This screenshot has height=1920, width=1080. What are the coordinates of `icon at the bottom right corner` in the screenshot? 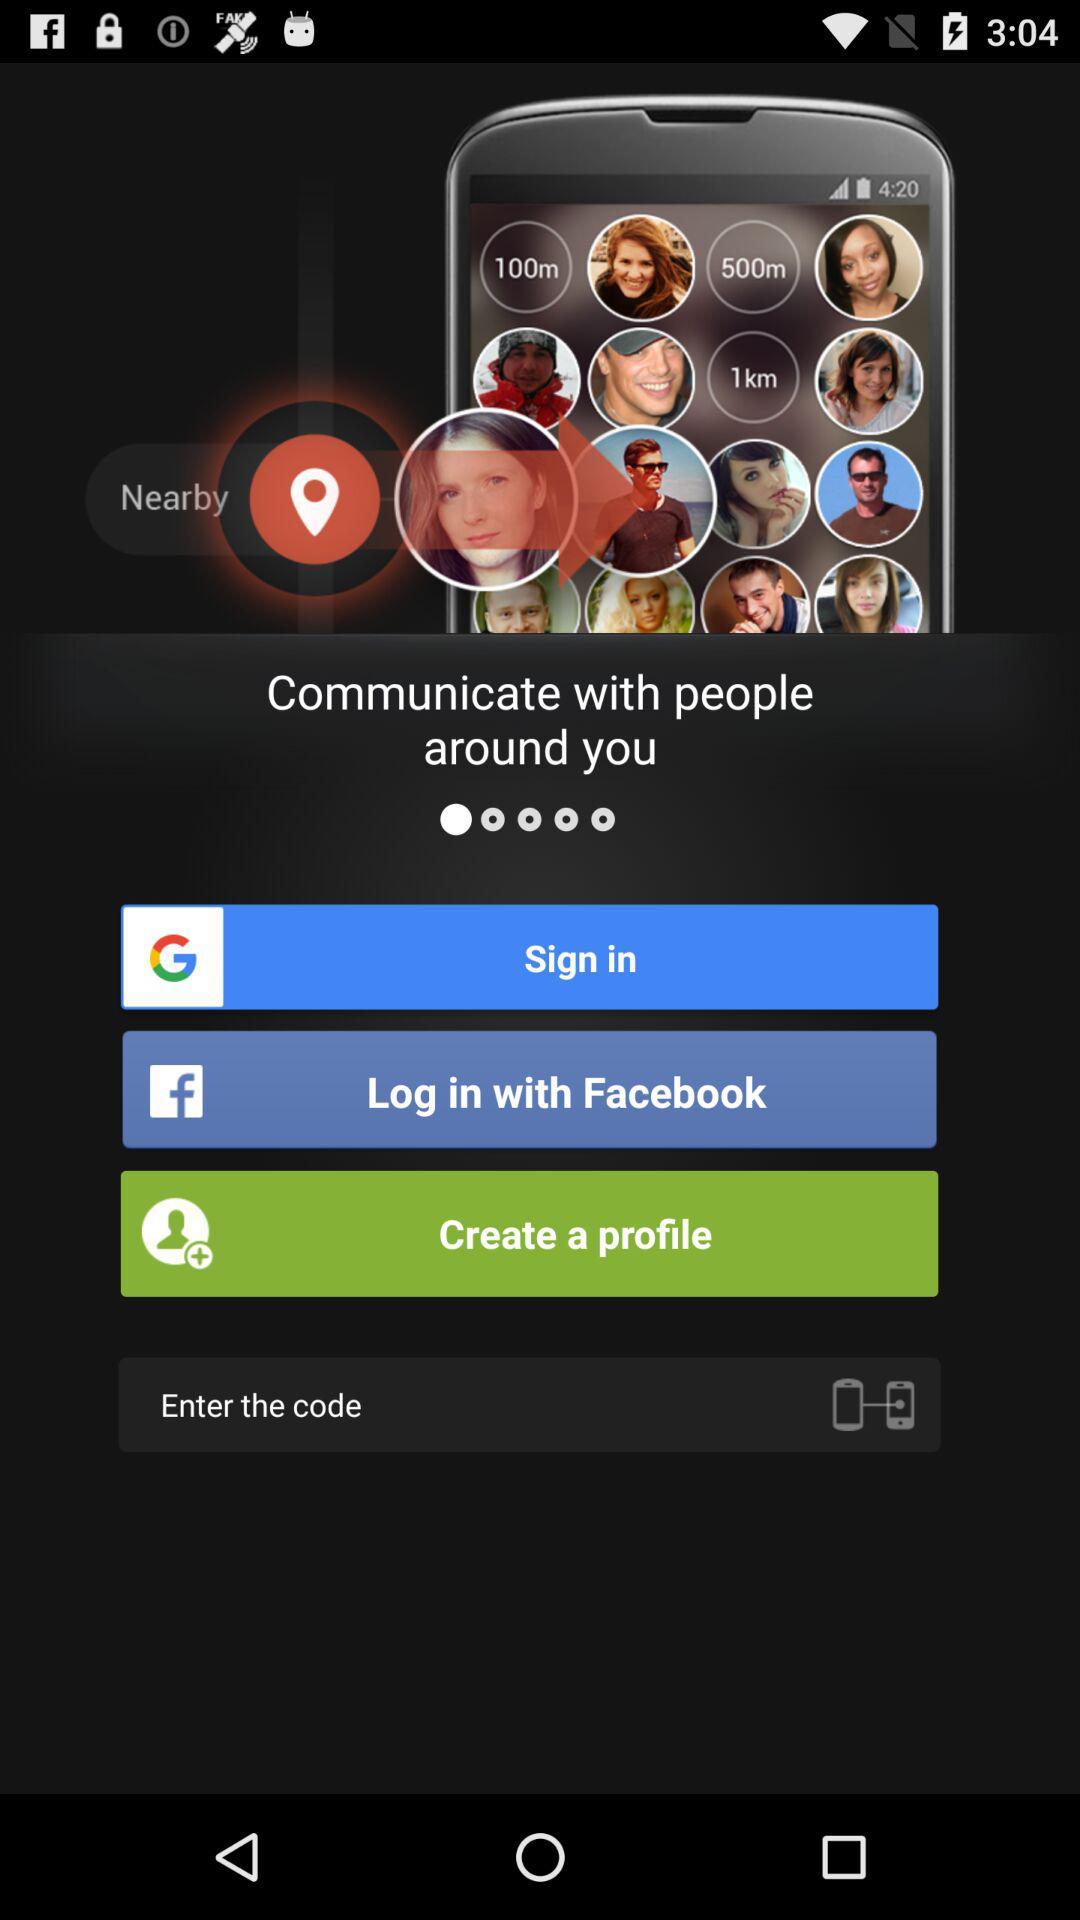 It's located at (872, 1403).